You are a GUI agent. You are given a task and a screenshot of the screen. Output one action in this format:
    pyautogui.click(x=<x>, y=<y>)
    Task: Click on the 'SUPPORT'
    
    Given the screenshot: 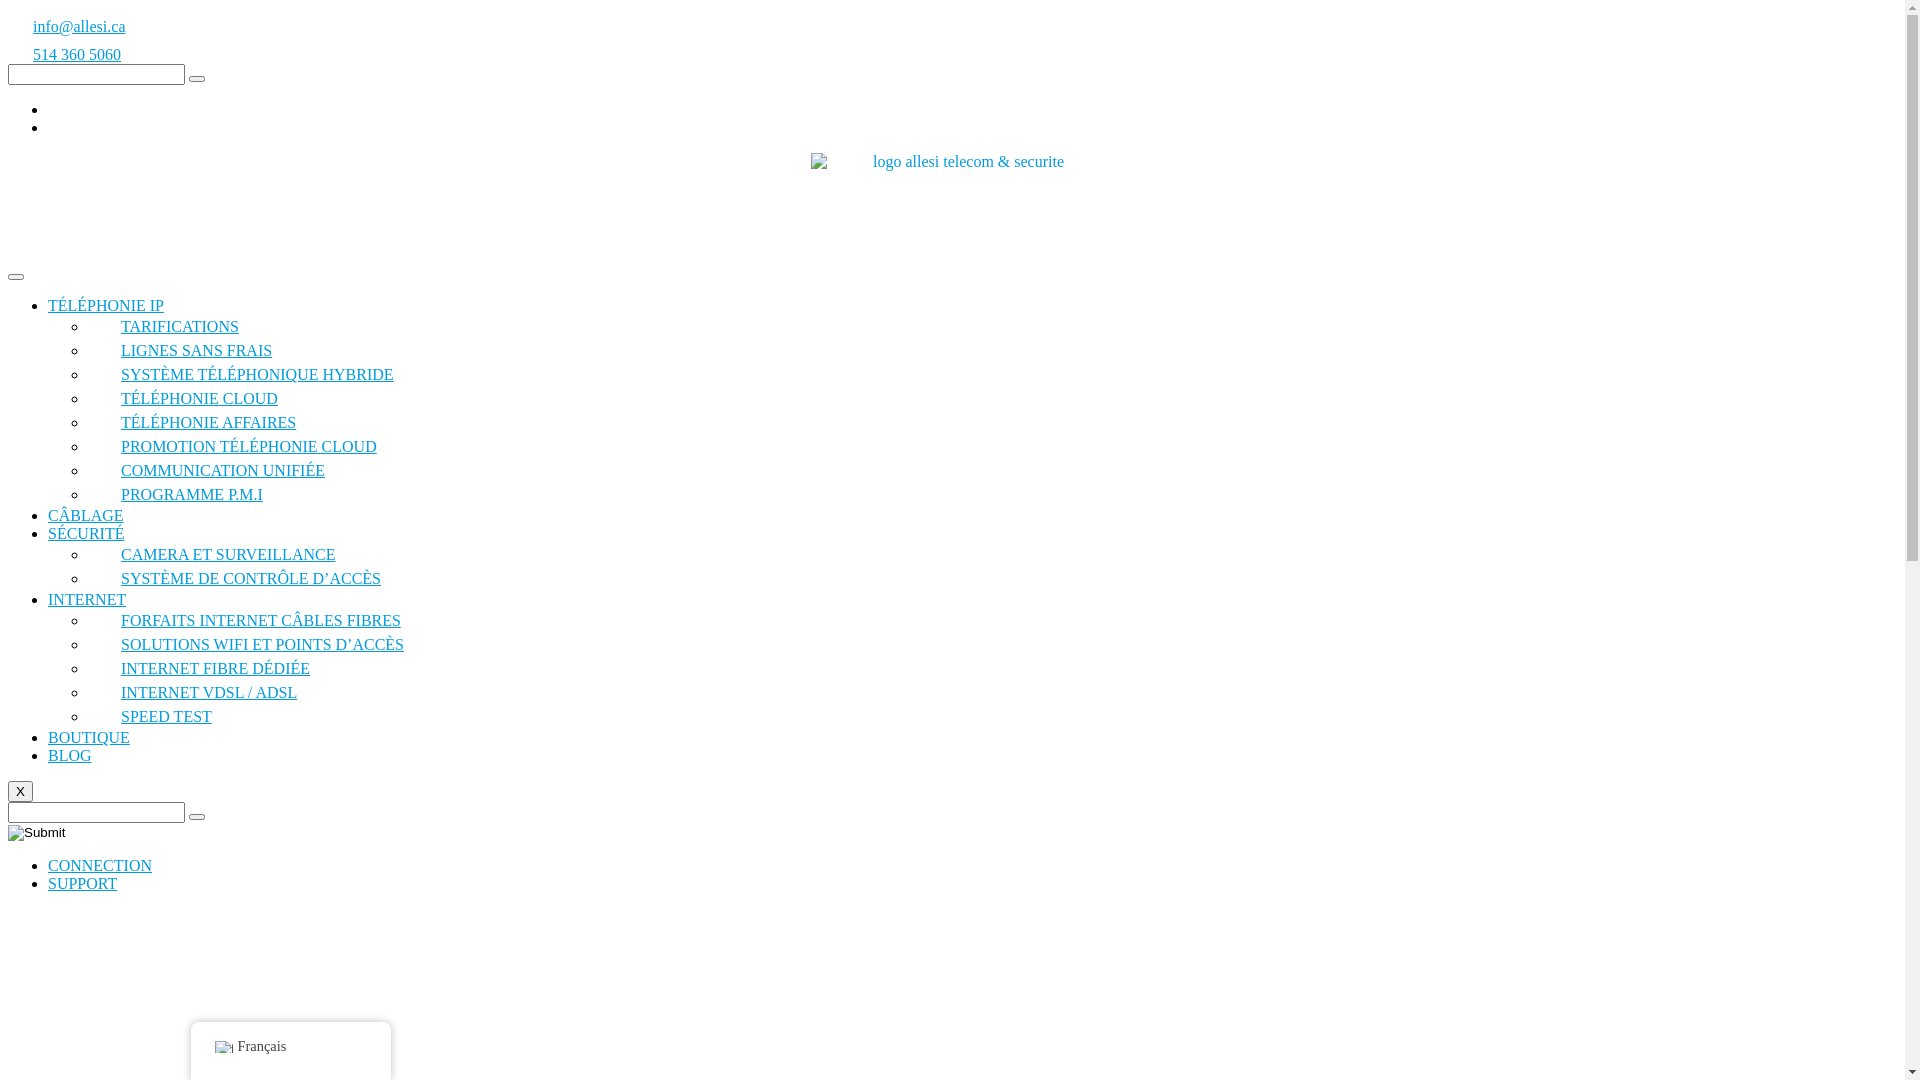 What is the action you would take?
    pyautogui.click(x=48, y=882)
    